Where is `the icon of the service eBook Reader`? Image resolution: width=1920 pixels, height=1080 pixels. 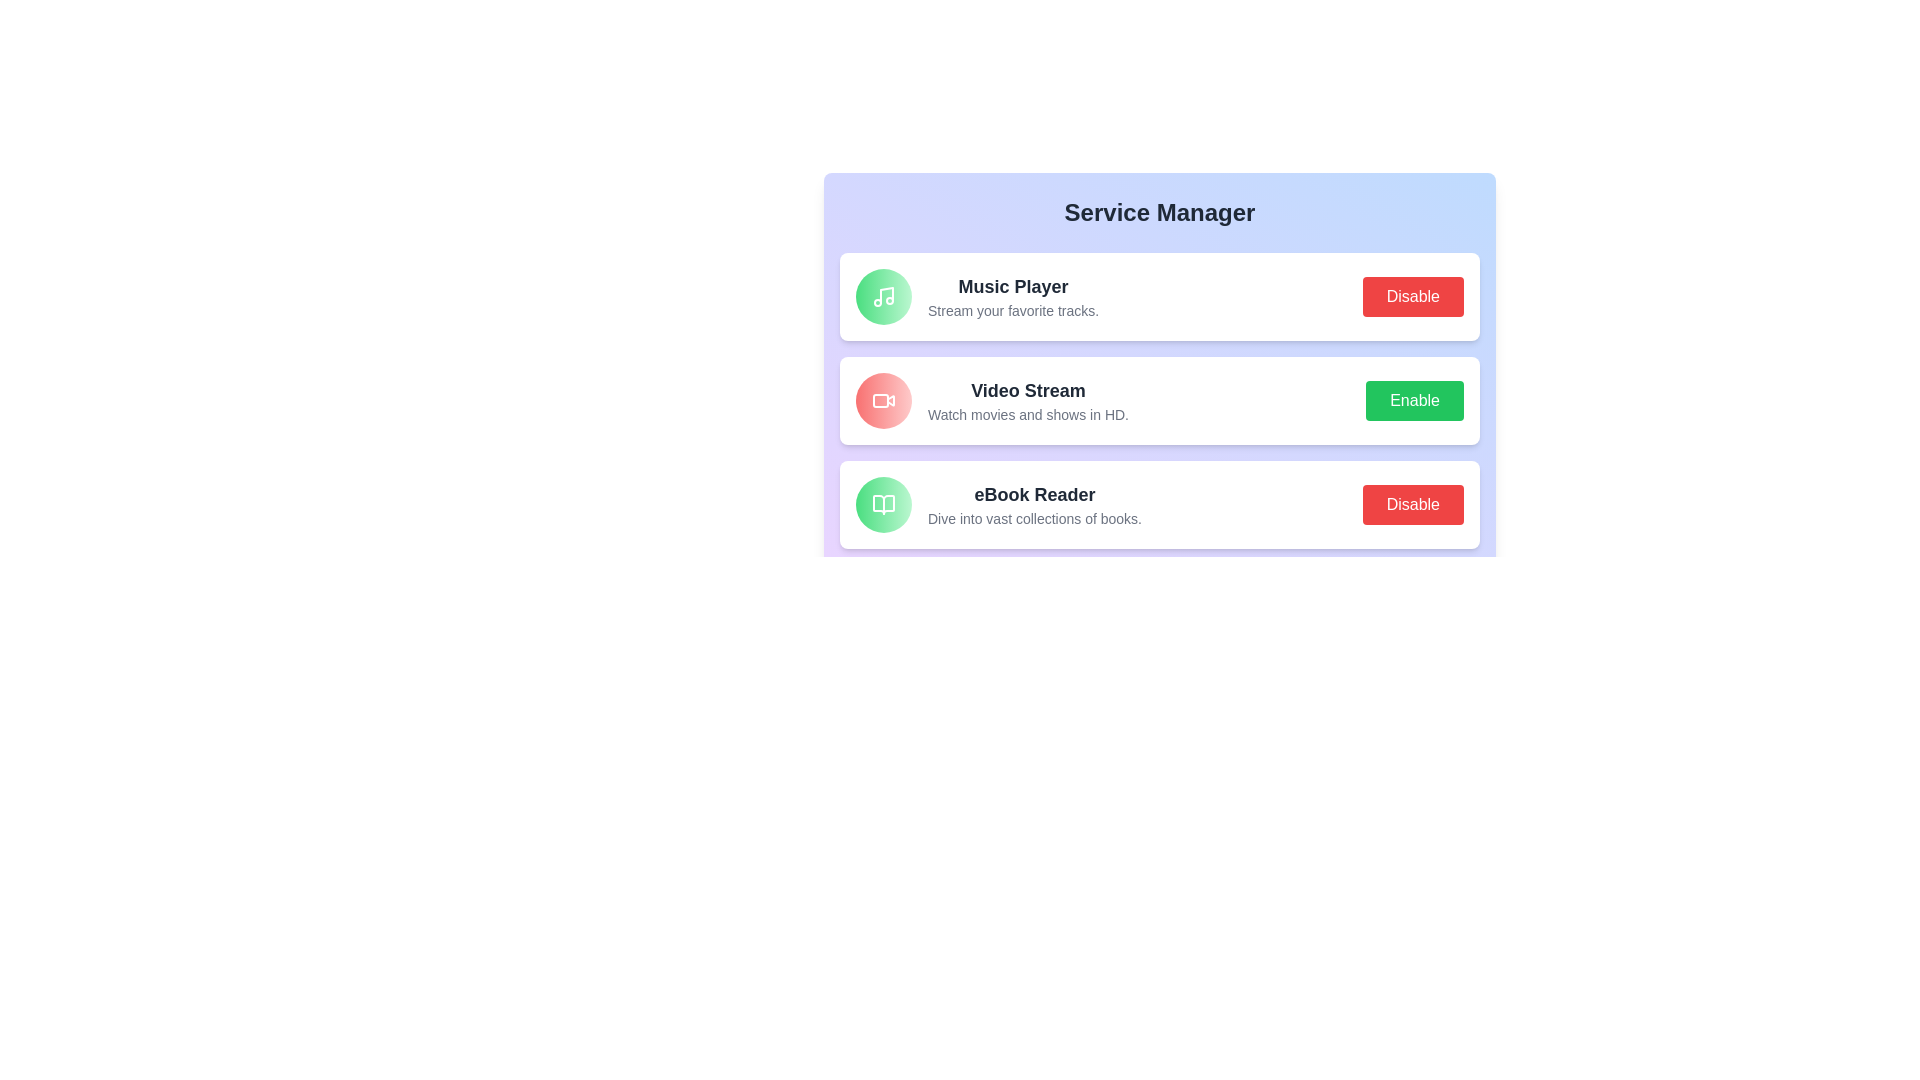
the icon of the service eBook Reader is located at coordinates (882, 504).